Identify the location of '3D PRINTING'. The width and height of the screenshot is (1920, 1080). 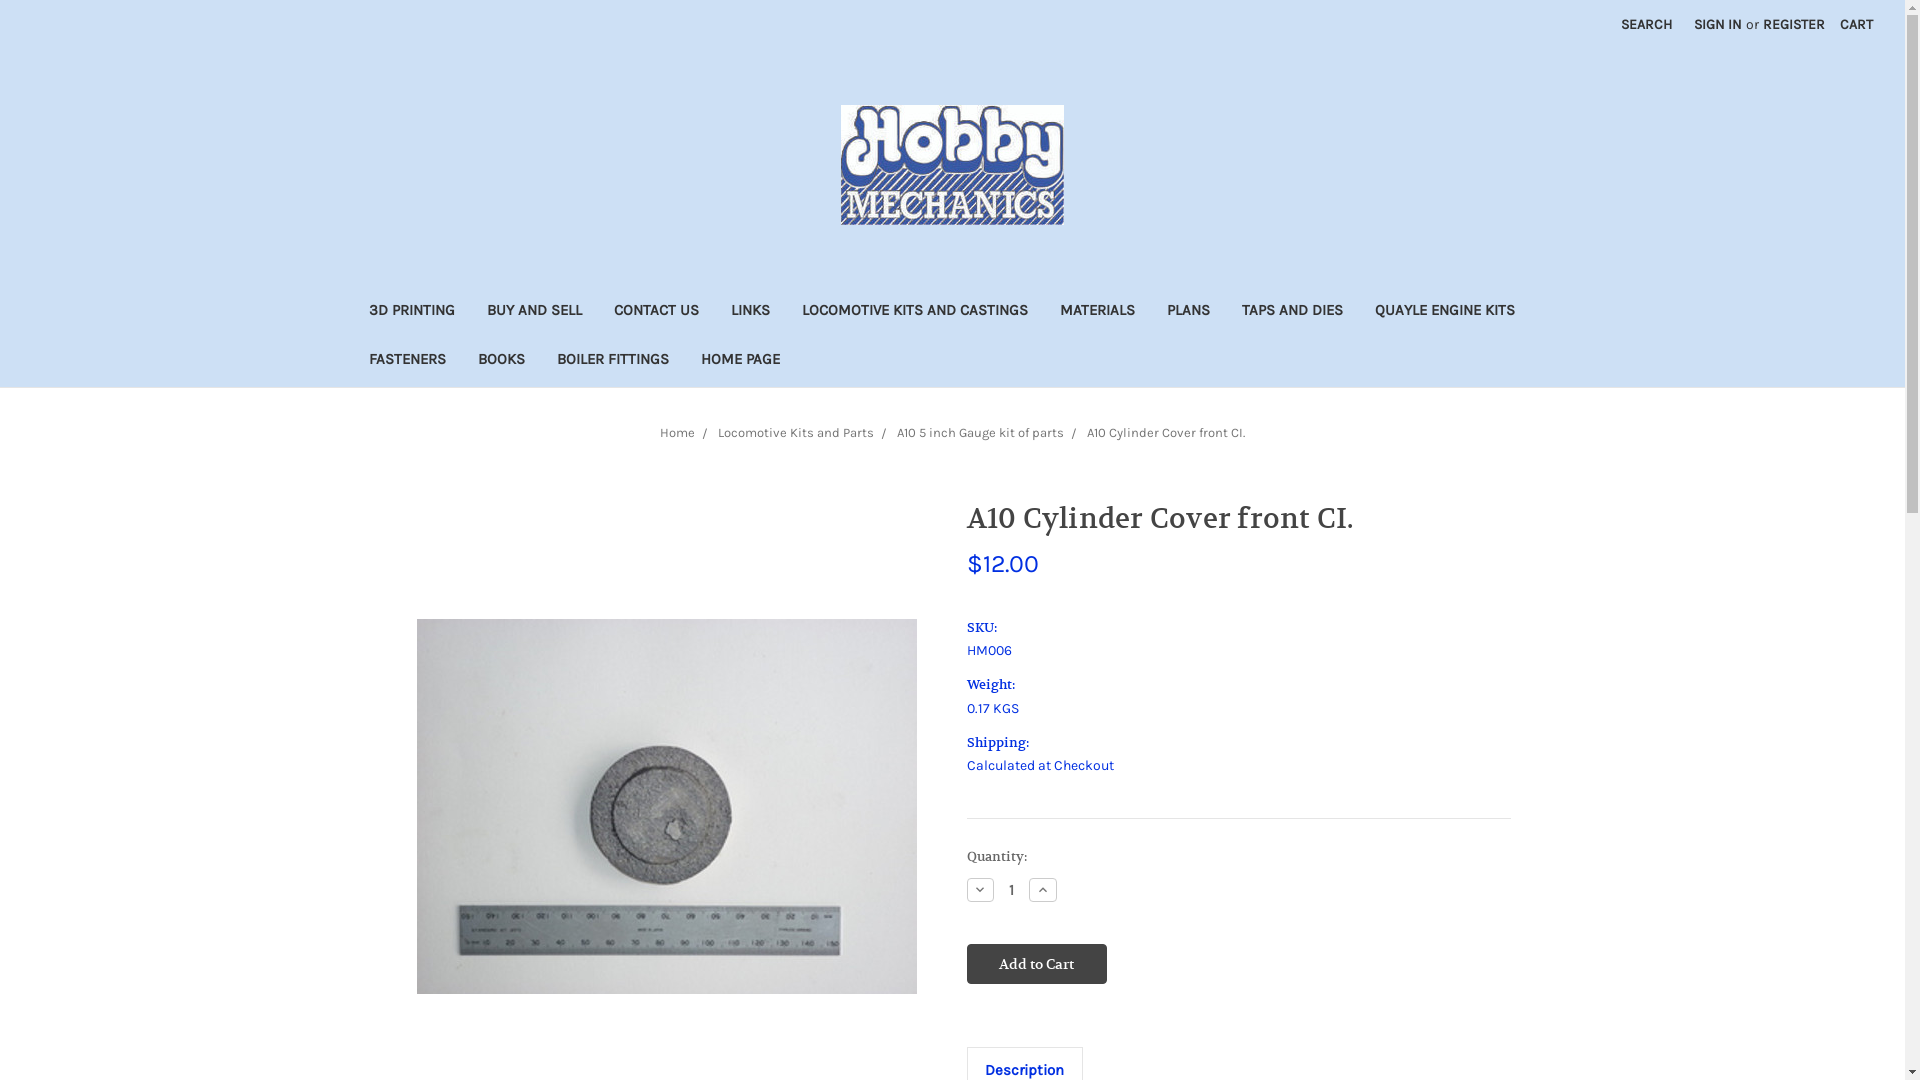
(410, 312).